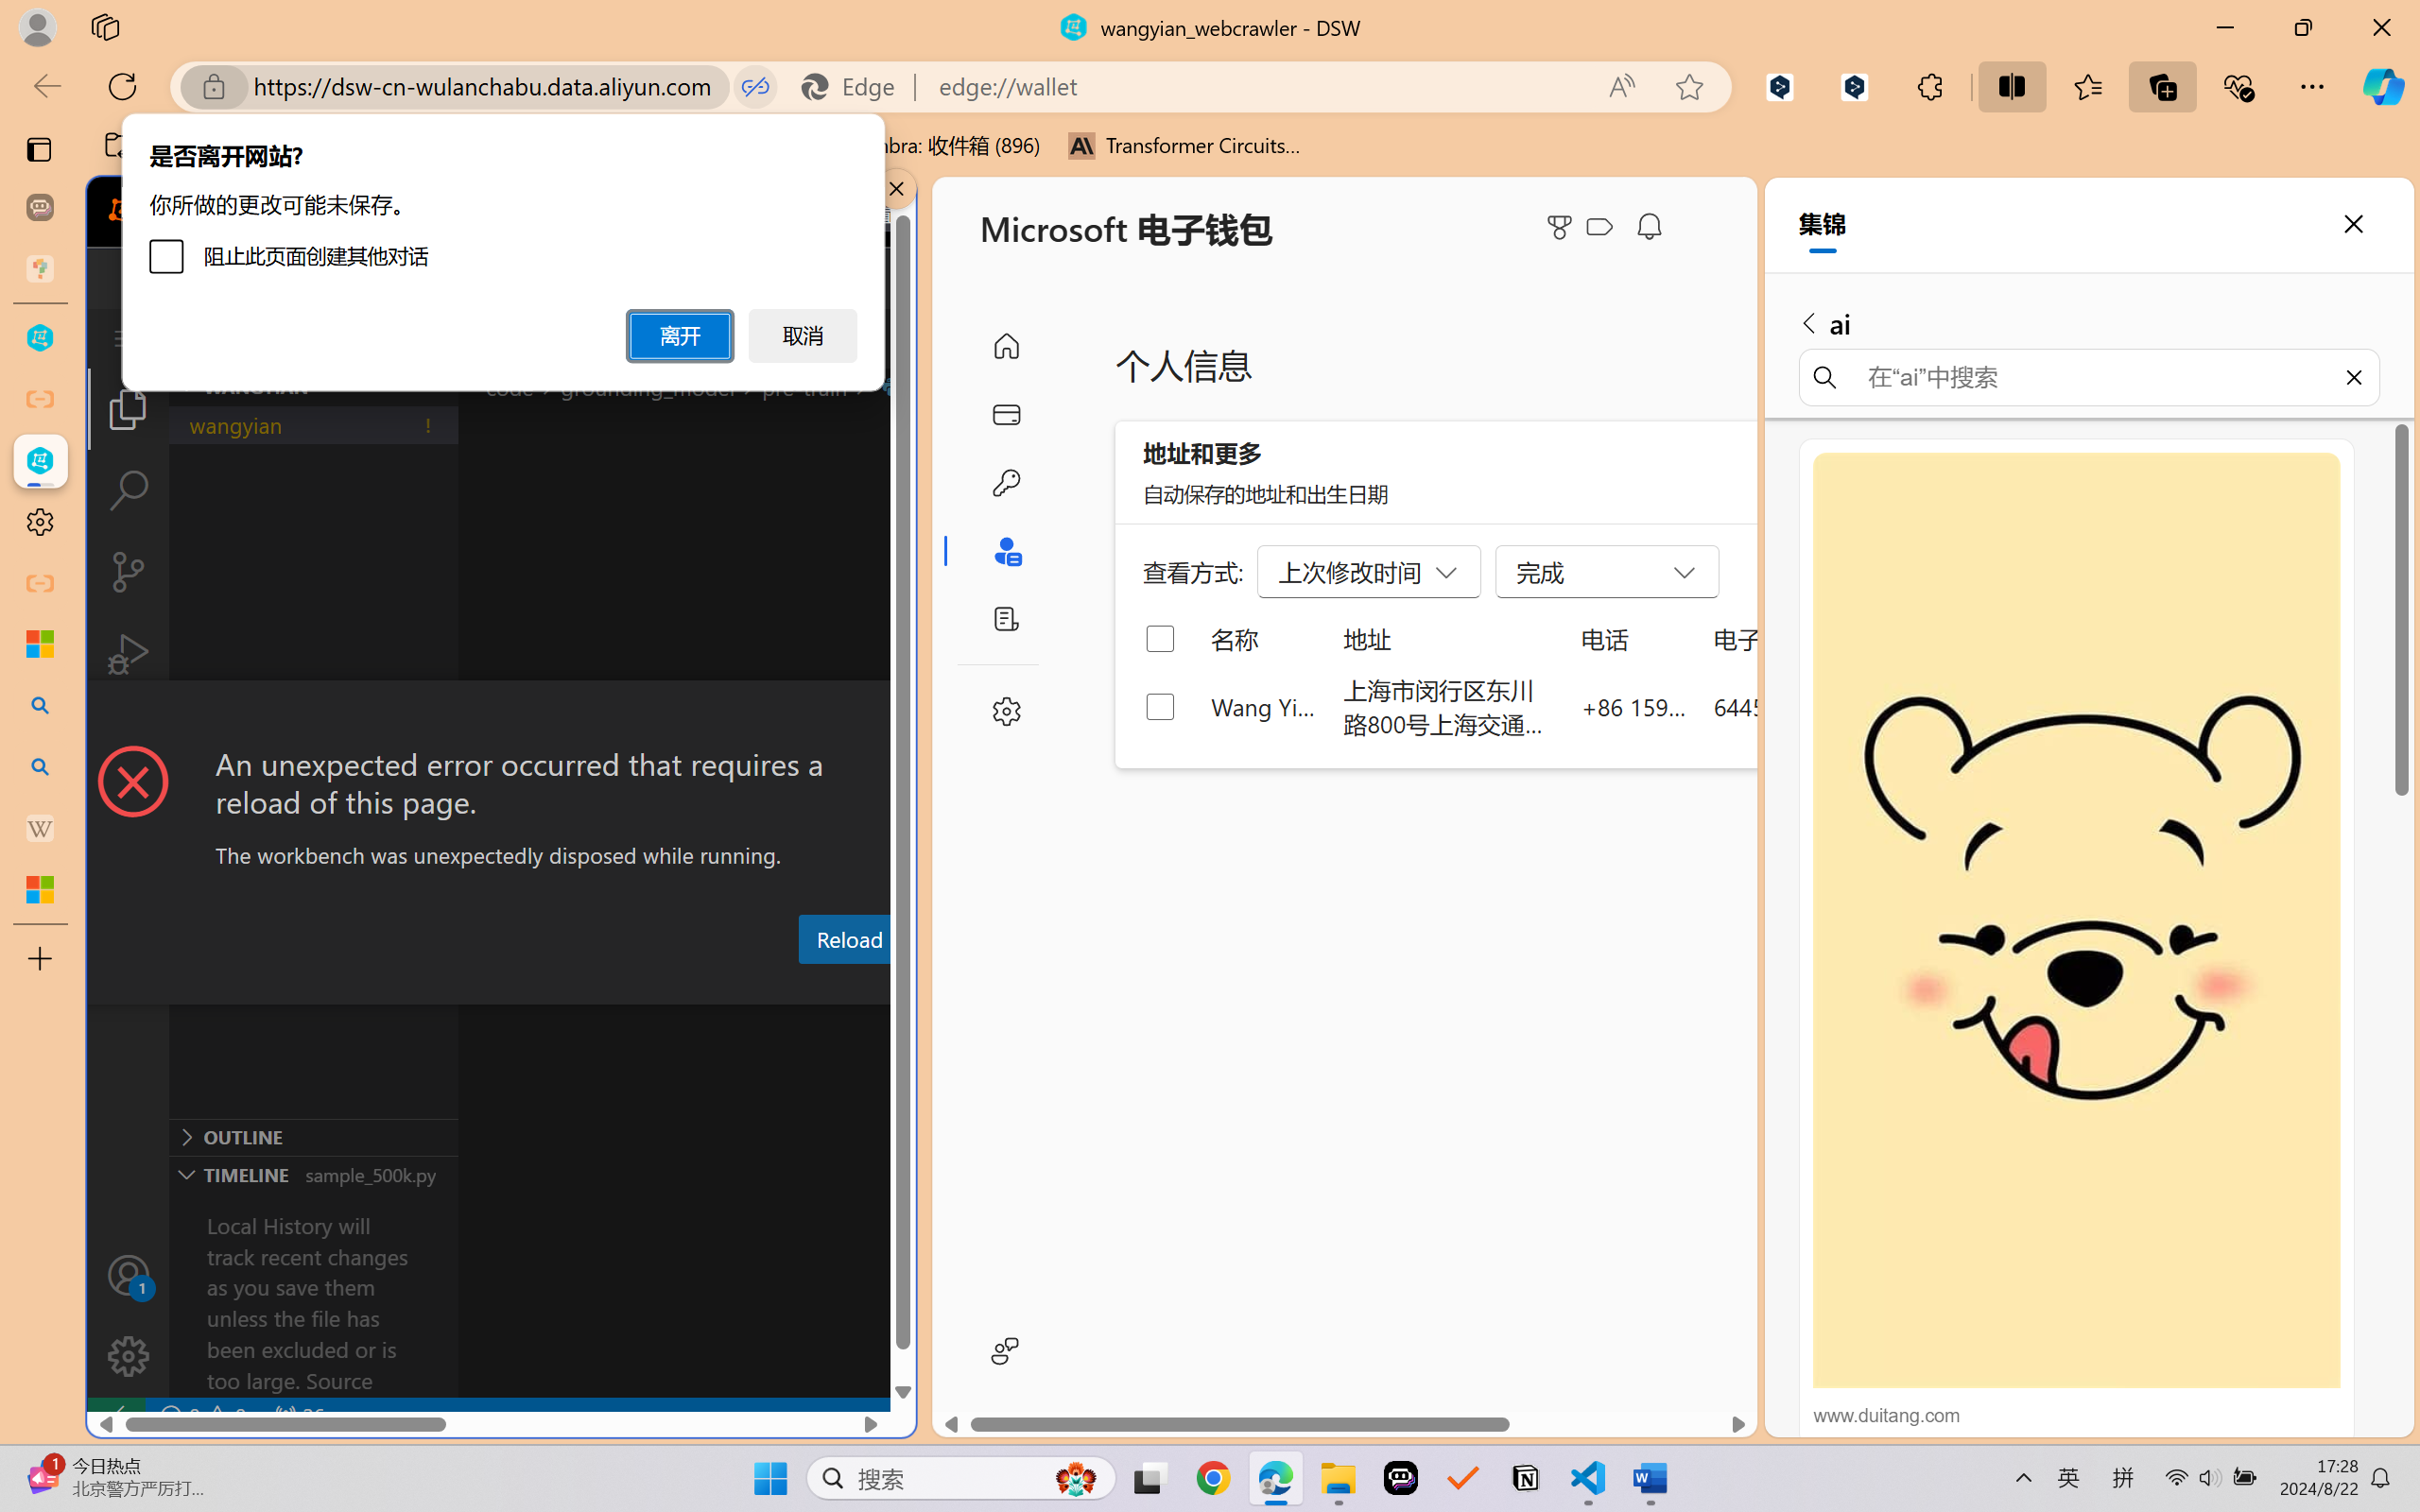 The width and height of the screenshot is (2420, 1512). Describe the element at coordinates (1213, 1478) in the screenshot. I see `'Google Chrome'` at that location.